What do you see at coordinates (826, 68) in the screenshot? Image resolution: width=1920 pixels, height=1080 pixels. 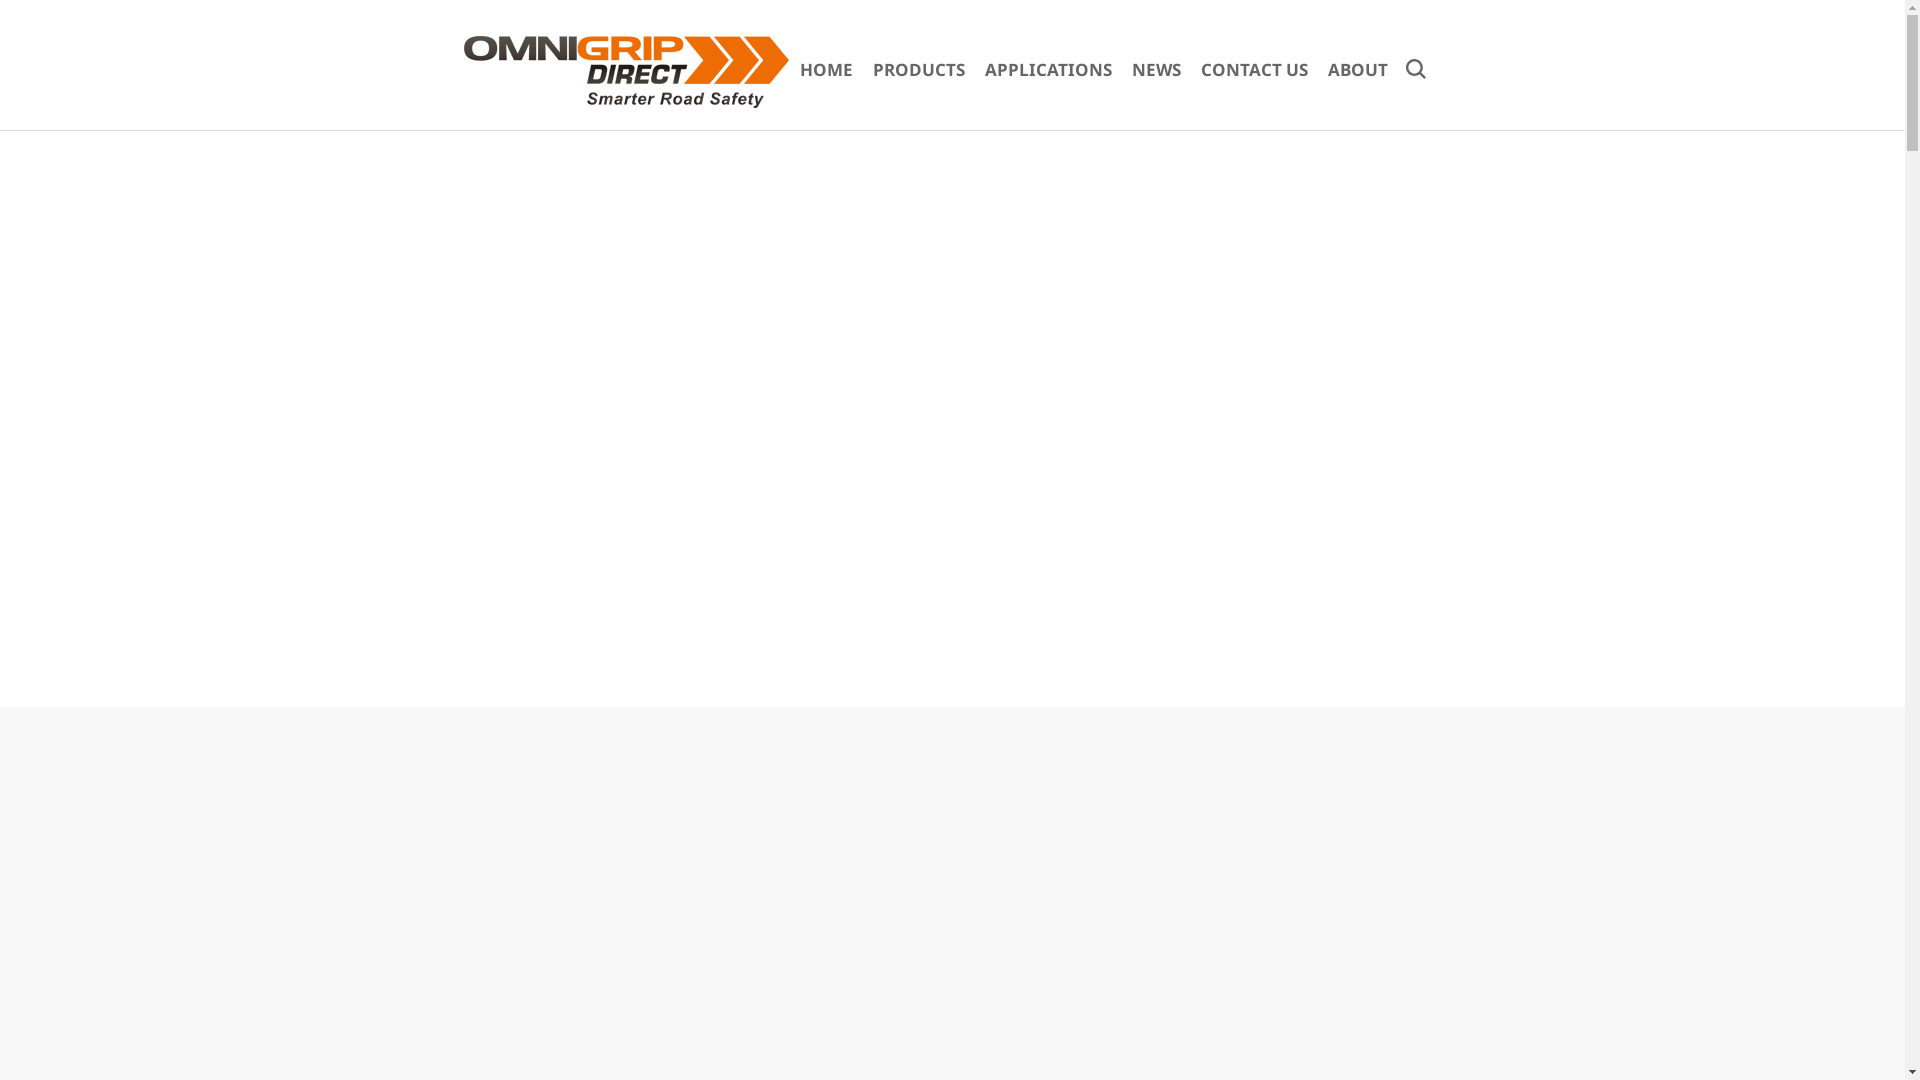 I see `'HOME'` at bounding box center [826, 68].